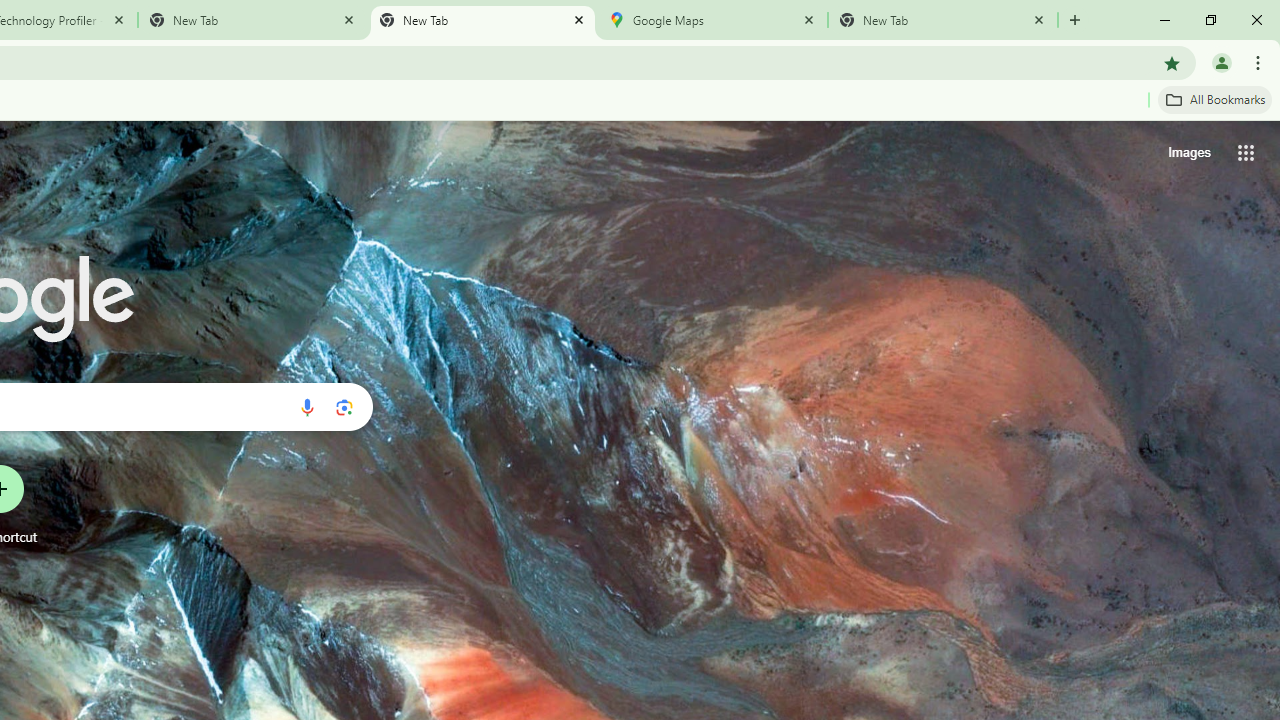 The image size is (1280, 720). I want to click on 'Google Maps', so click(712, 20).